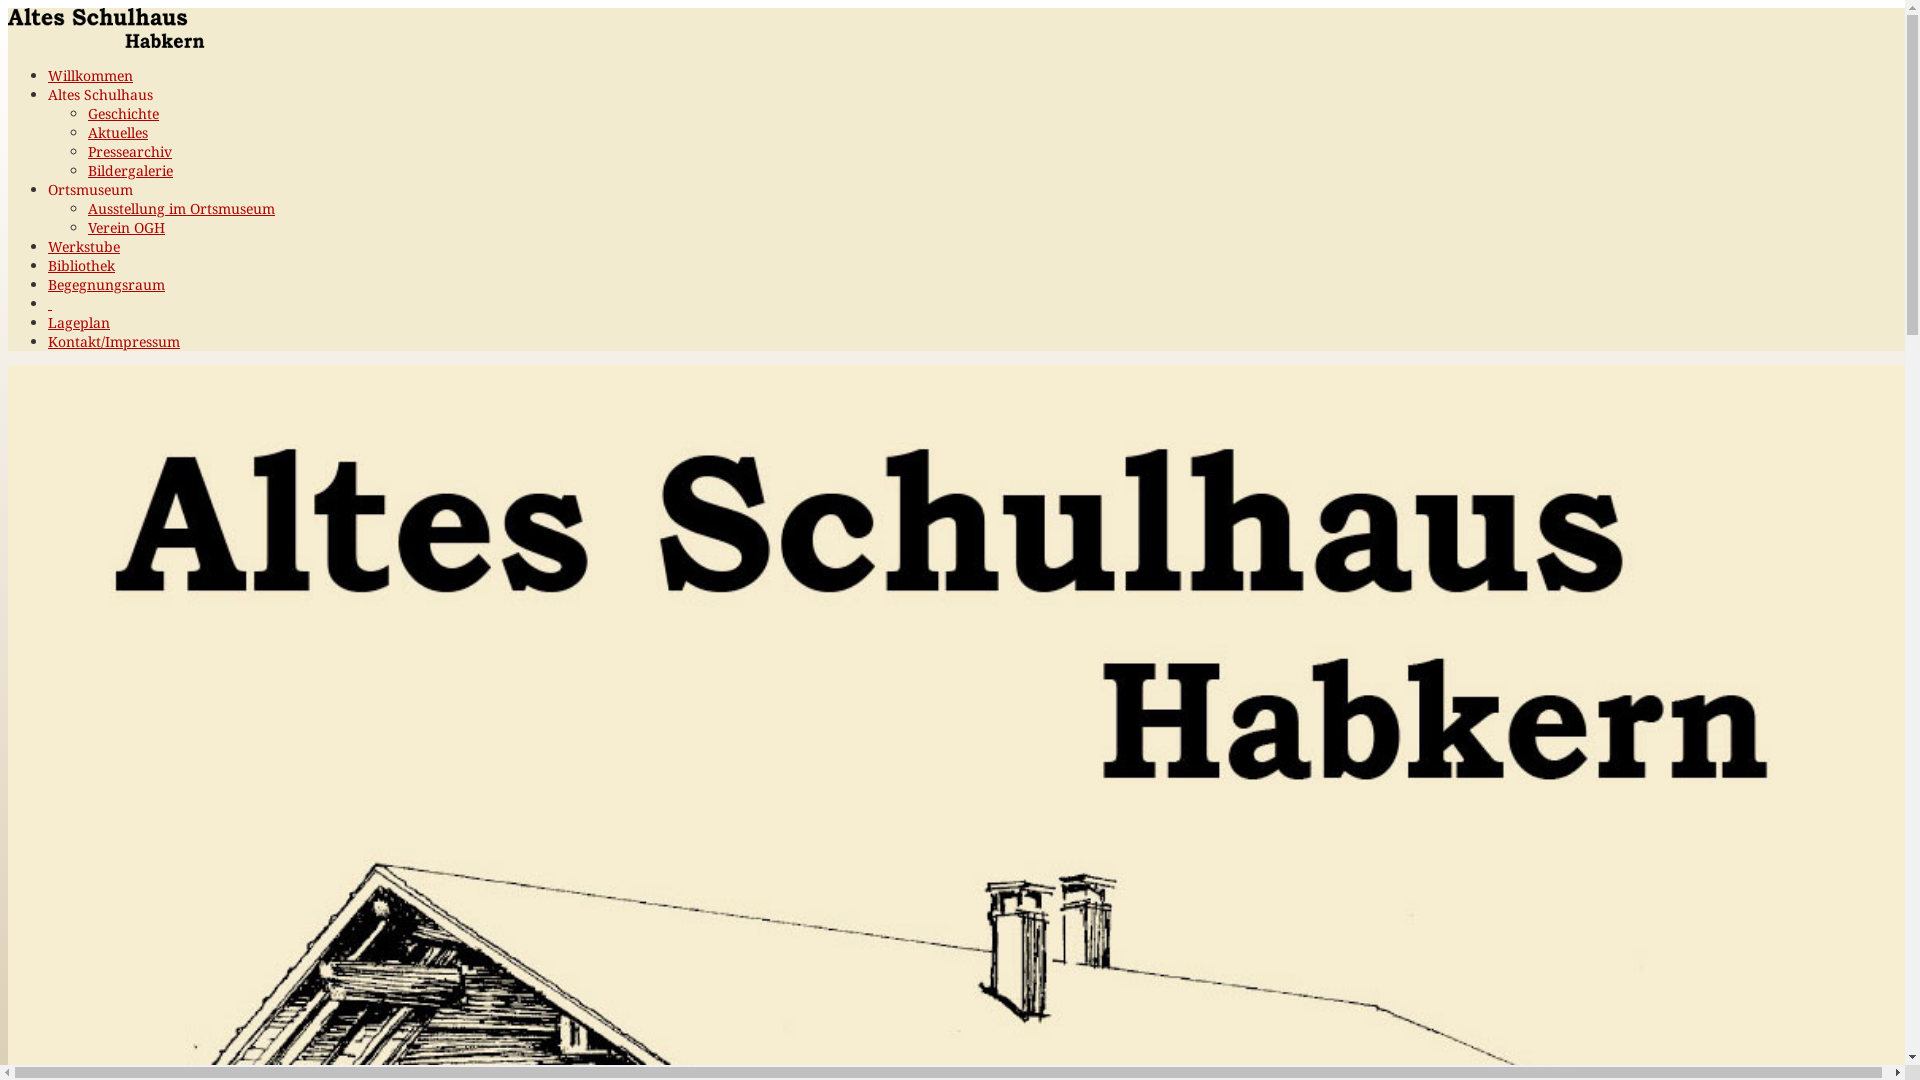 Image resolution: width=1920 pixels, height=1080 pixels. What do you see at coordinates (129, 169) in the screenshot?
I see `'Bildergalerie'` at bounding box center [129, 169].